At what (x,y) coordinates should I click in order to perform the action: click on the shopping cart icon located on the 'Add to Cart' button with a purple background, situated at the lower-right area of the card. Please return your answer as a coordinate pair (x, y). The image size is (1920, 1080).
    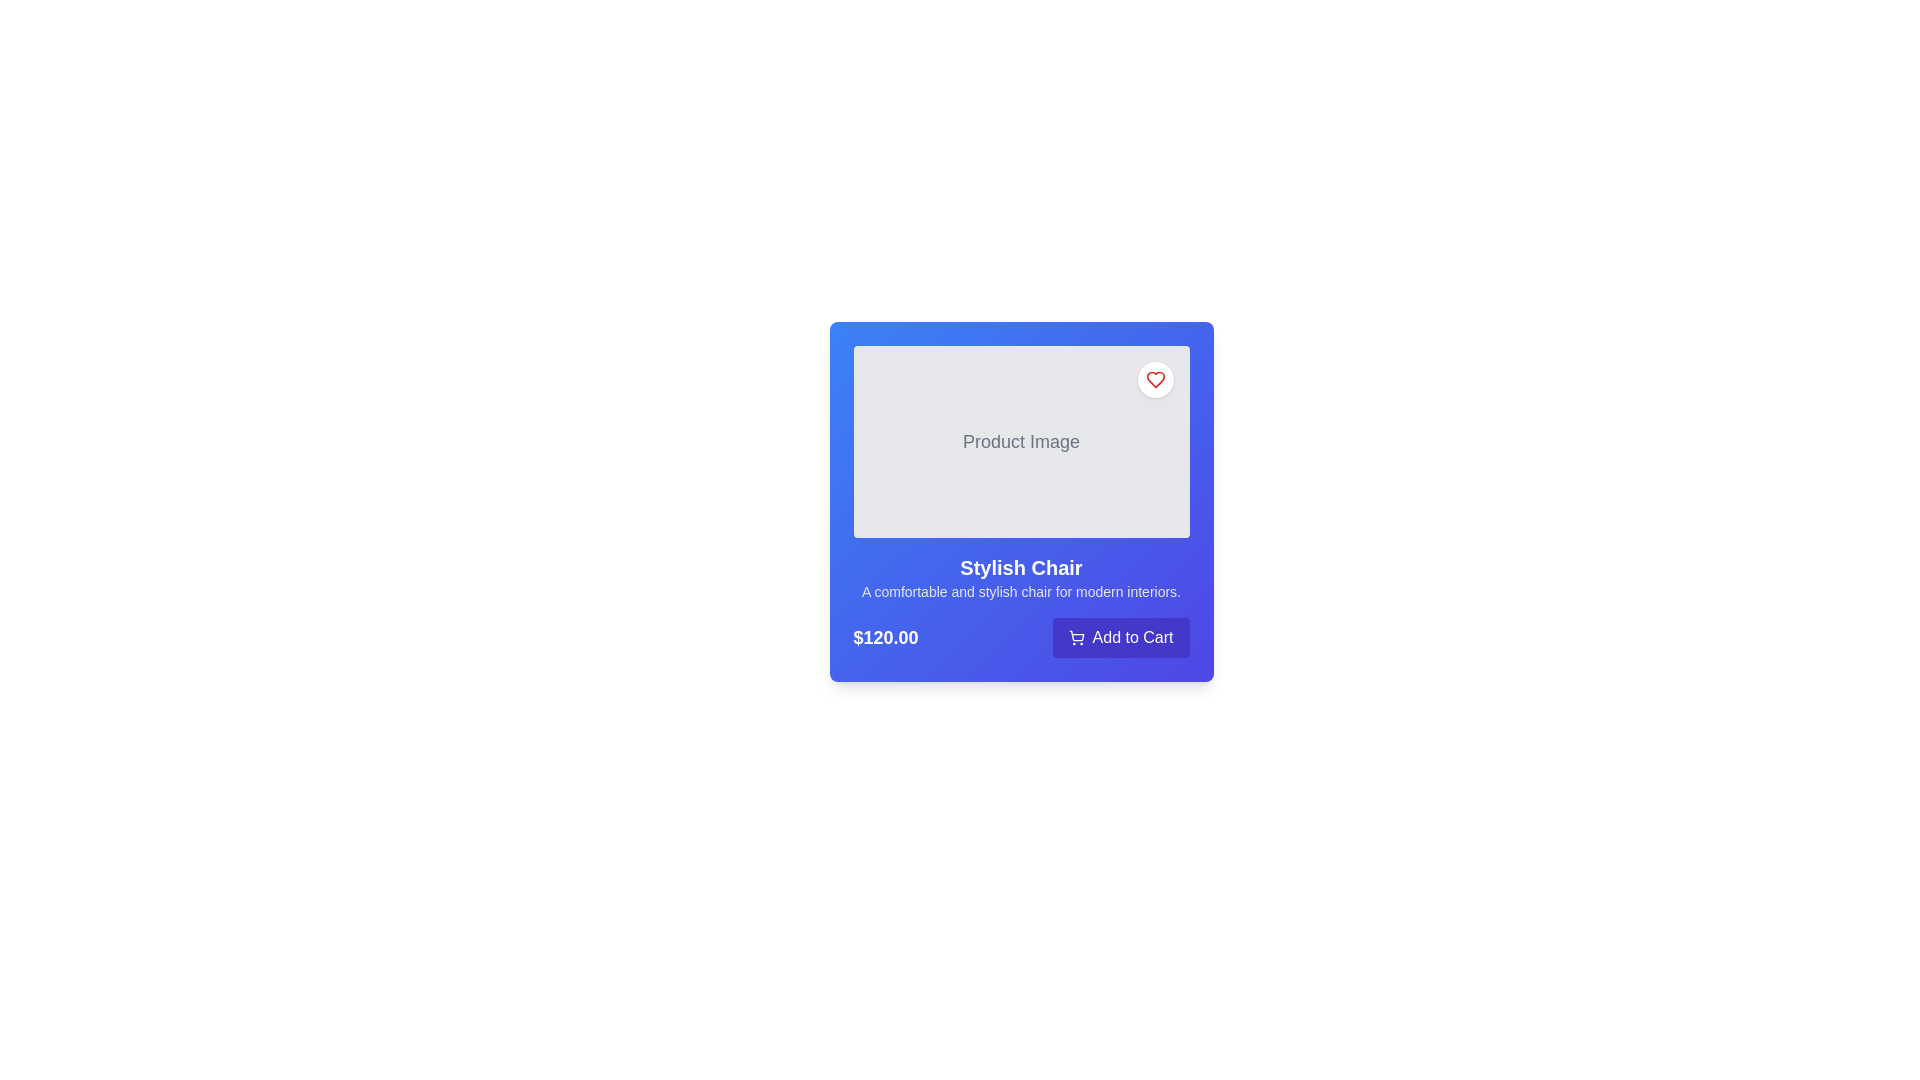
    Looking at the image, I should click on (1075, 637).